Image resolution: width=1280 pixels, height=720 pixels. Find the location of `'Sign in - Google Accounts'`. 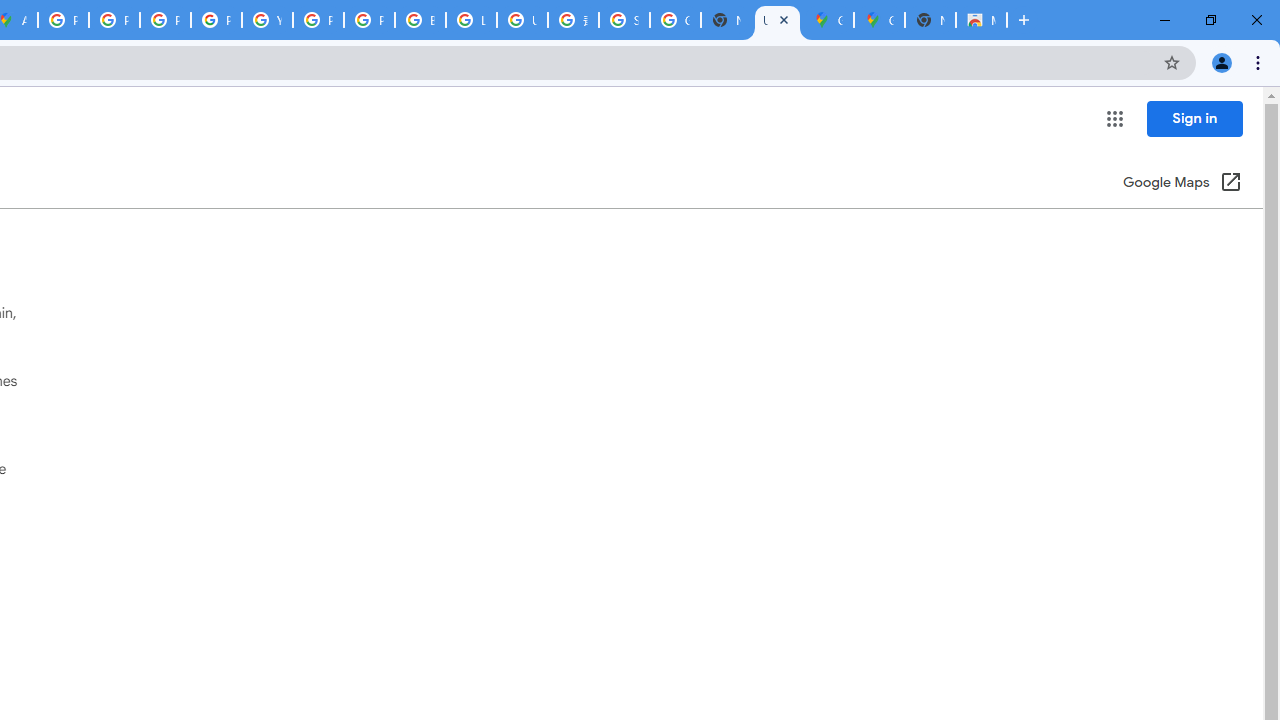

'Sign in - Google Accounts' is located at coordinates (623, 20).